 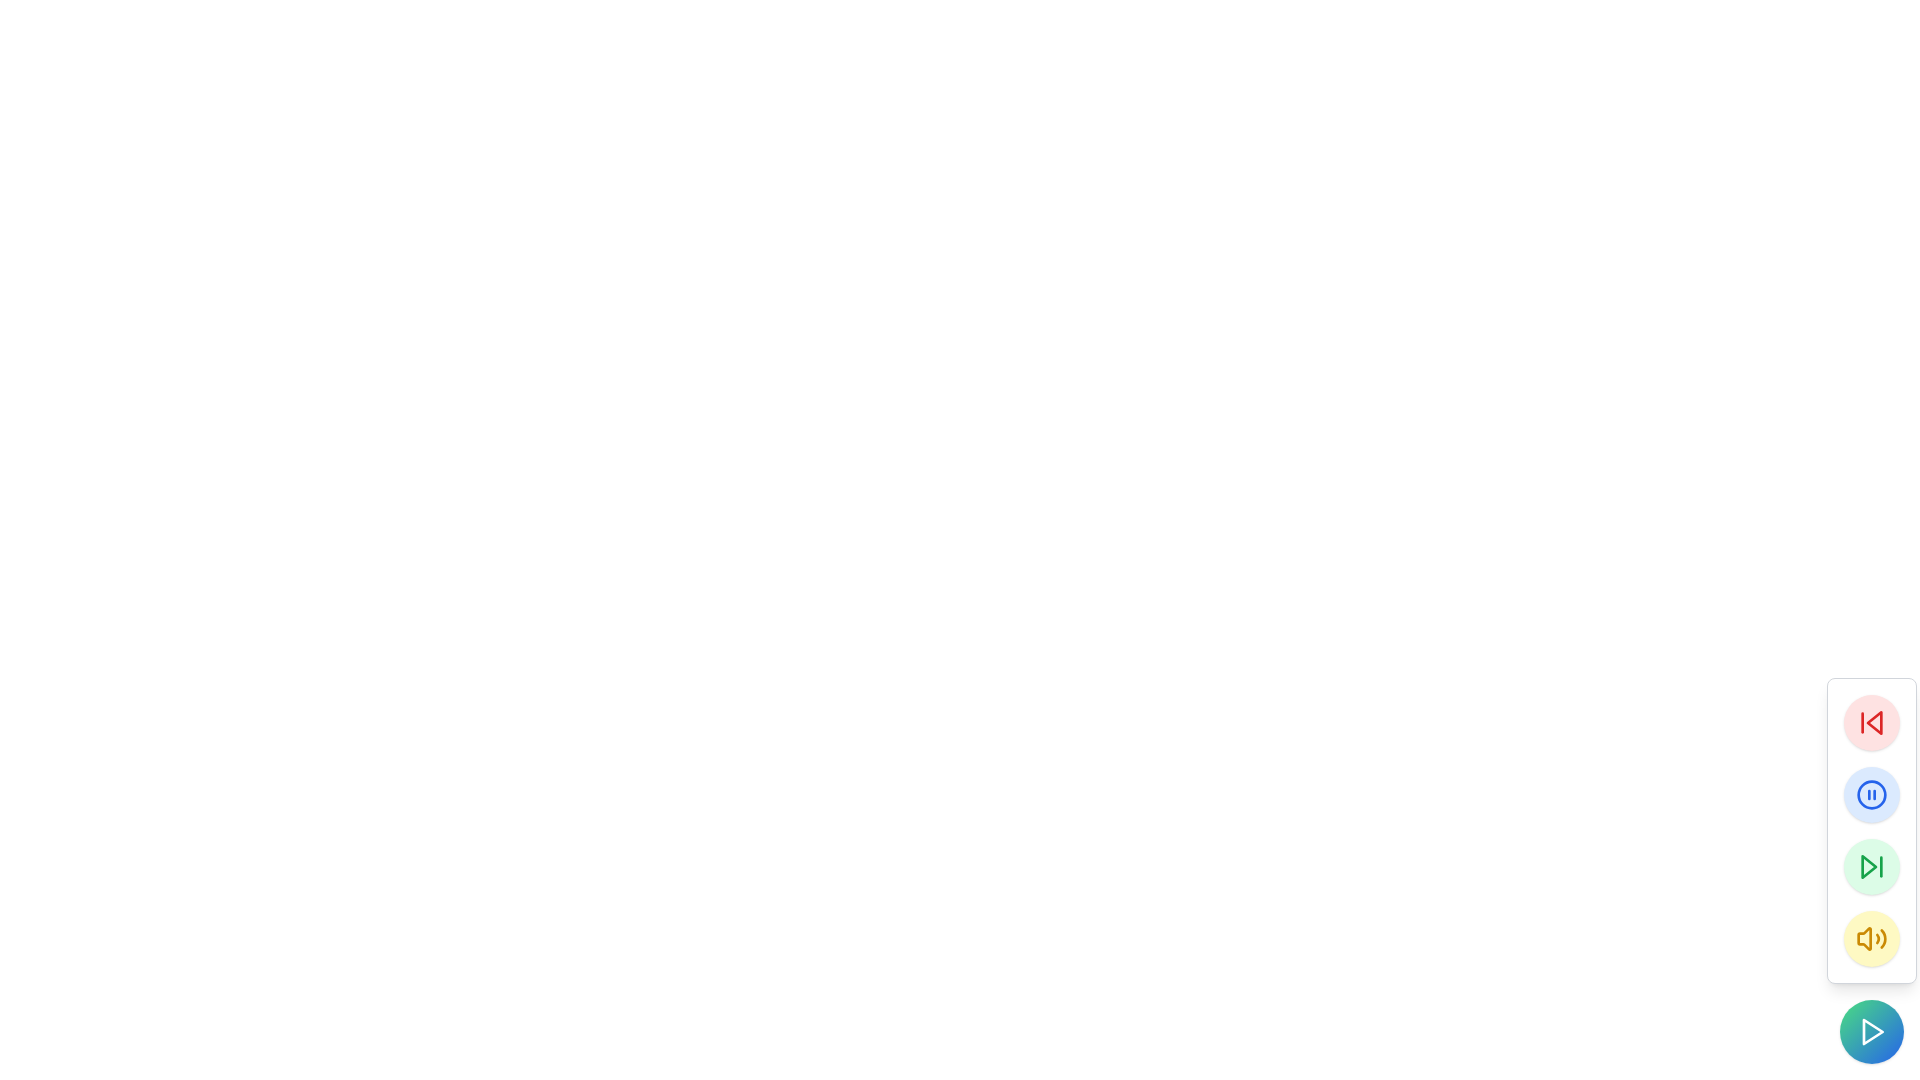 What do you see at coordinates (1871, 866) in the screenshot?
I see `the rounded green circle button with a forward play icon located at the bottom-right corner of the interface` at bounding box center [1871, 866].